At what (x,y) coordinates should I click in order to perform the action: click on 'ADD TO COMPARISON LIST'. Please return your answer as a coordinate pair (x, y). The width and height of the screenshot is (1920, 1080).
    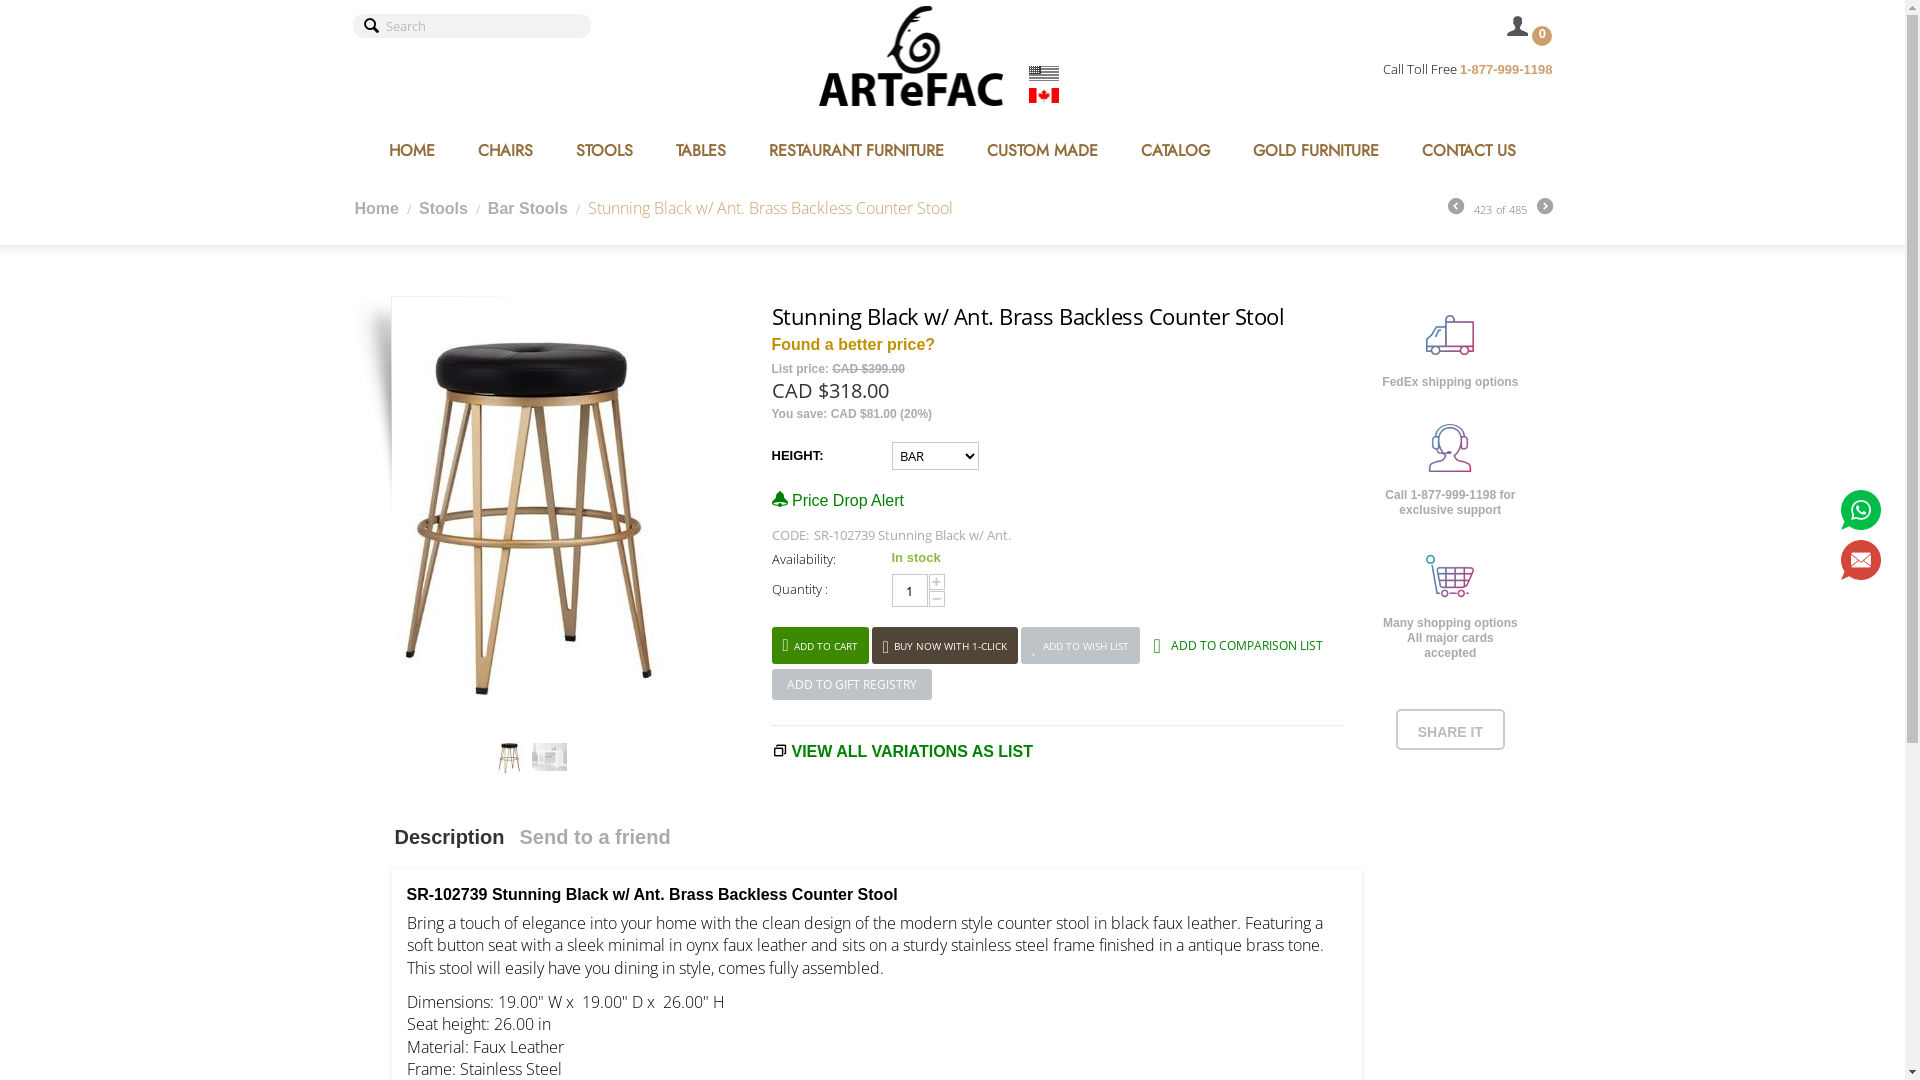
    Looking at the image, I should click on (1237, 643).